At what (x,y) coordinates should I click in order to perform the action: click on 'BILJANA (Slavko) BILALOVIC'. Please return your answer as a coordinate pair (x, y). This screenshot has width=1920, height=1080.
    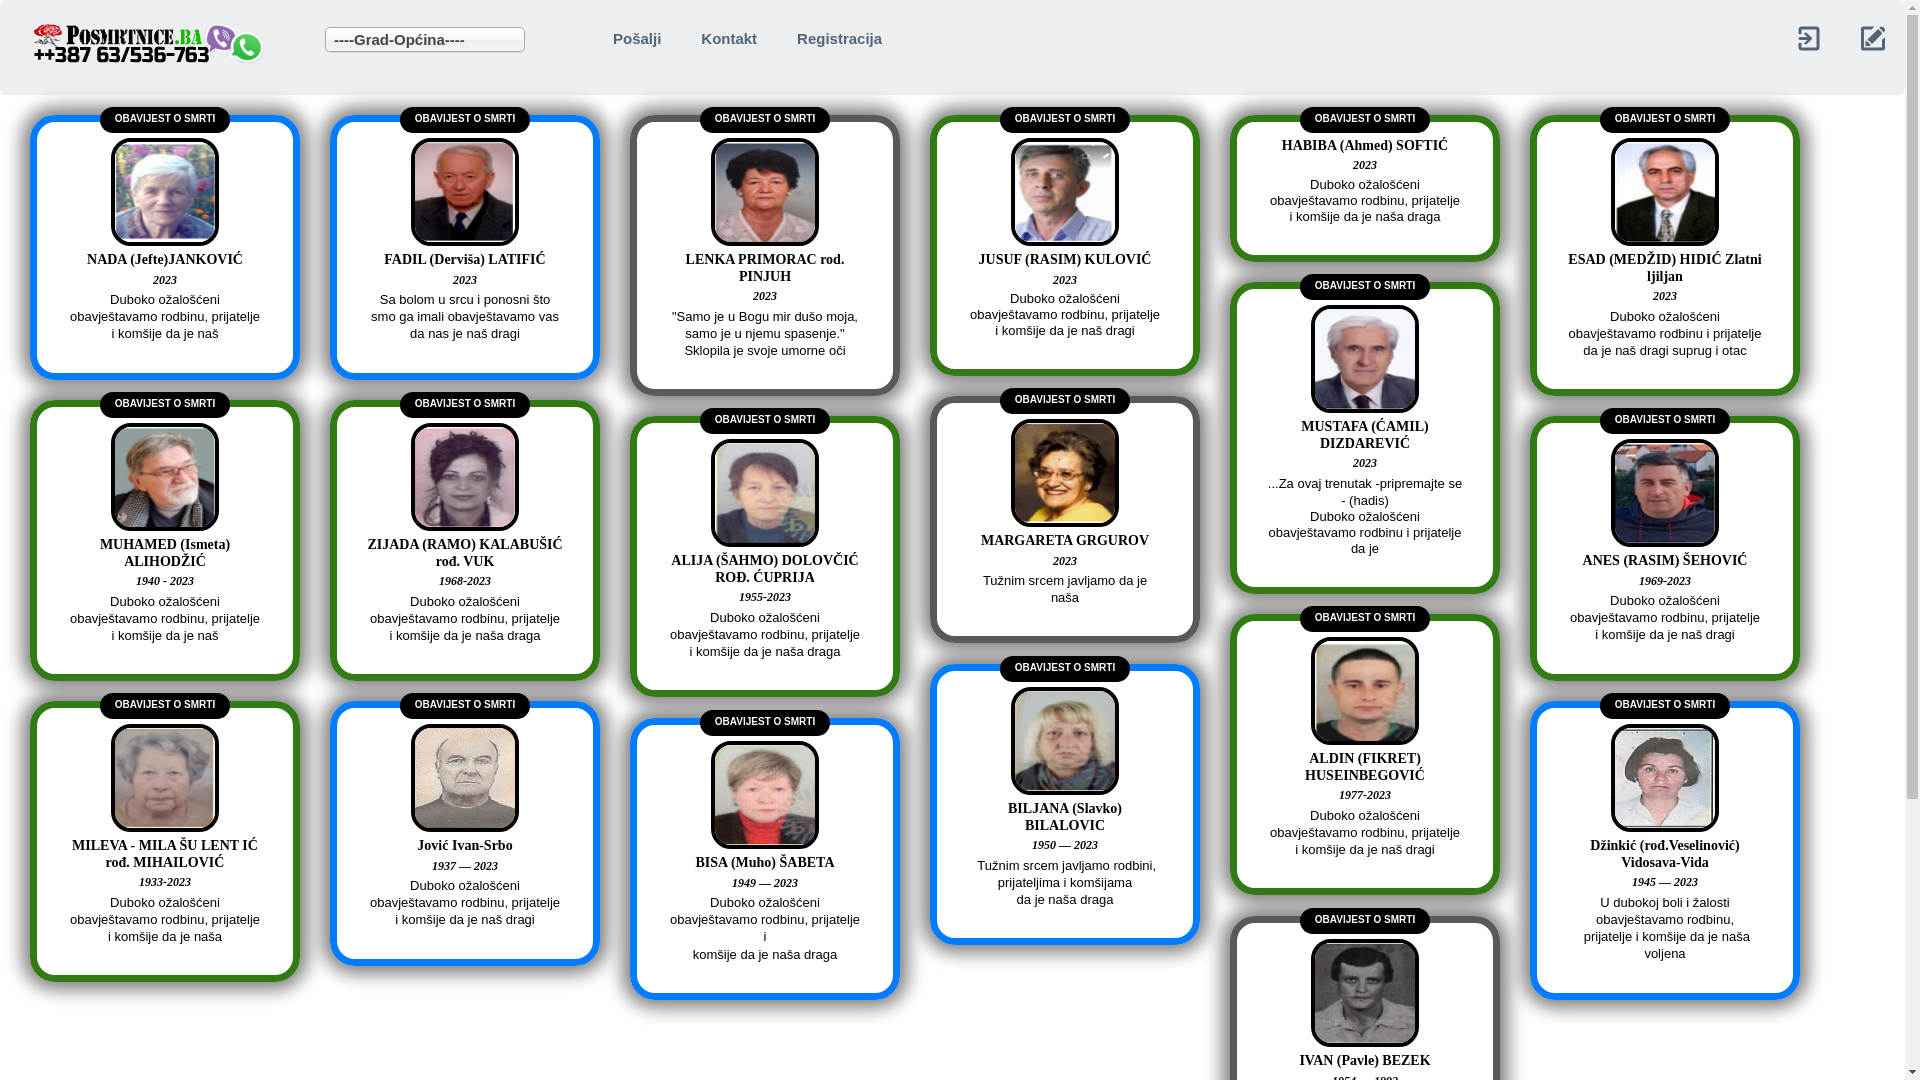
    Looking at the image, I should click on (1064, 827).